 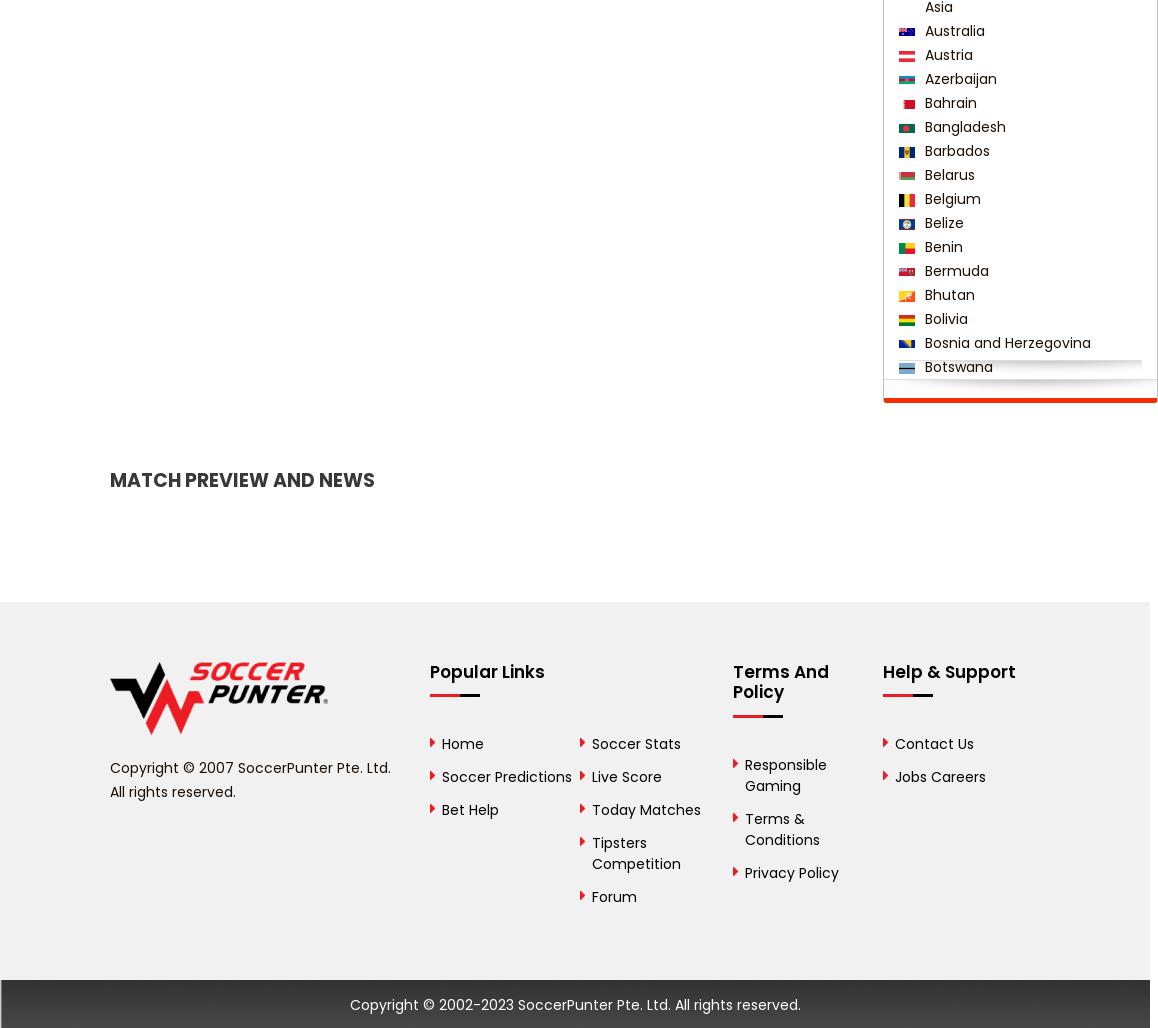 I want to click on 'Belize', so click(x=940, y=221).